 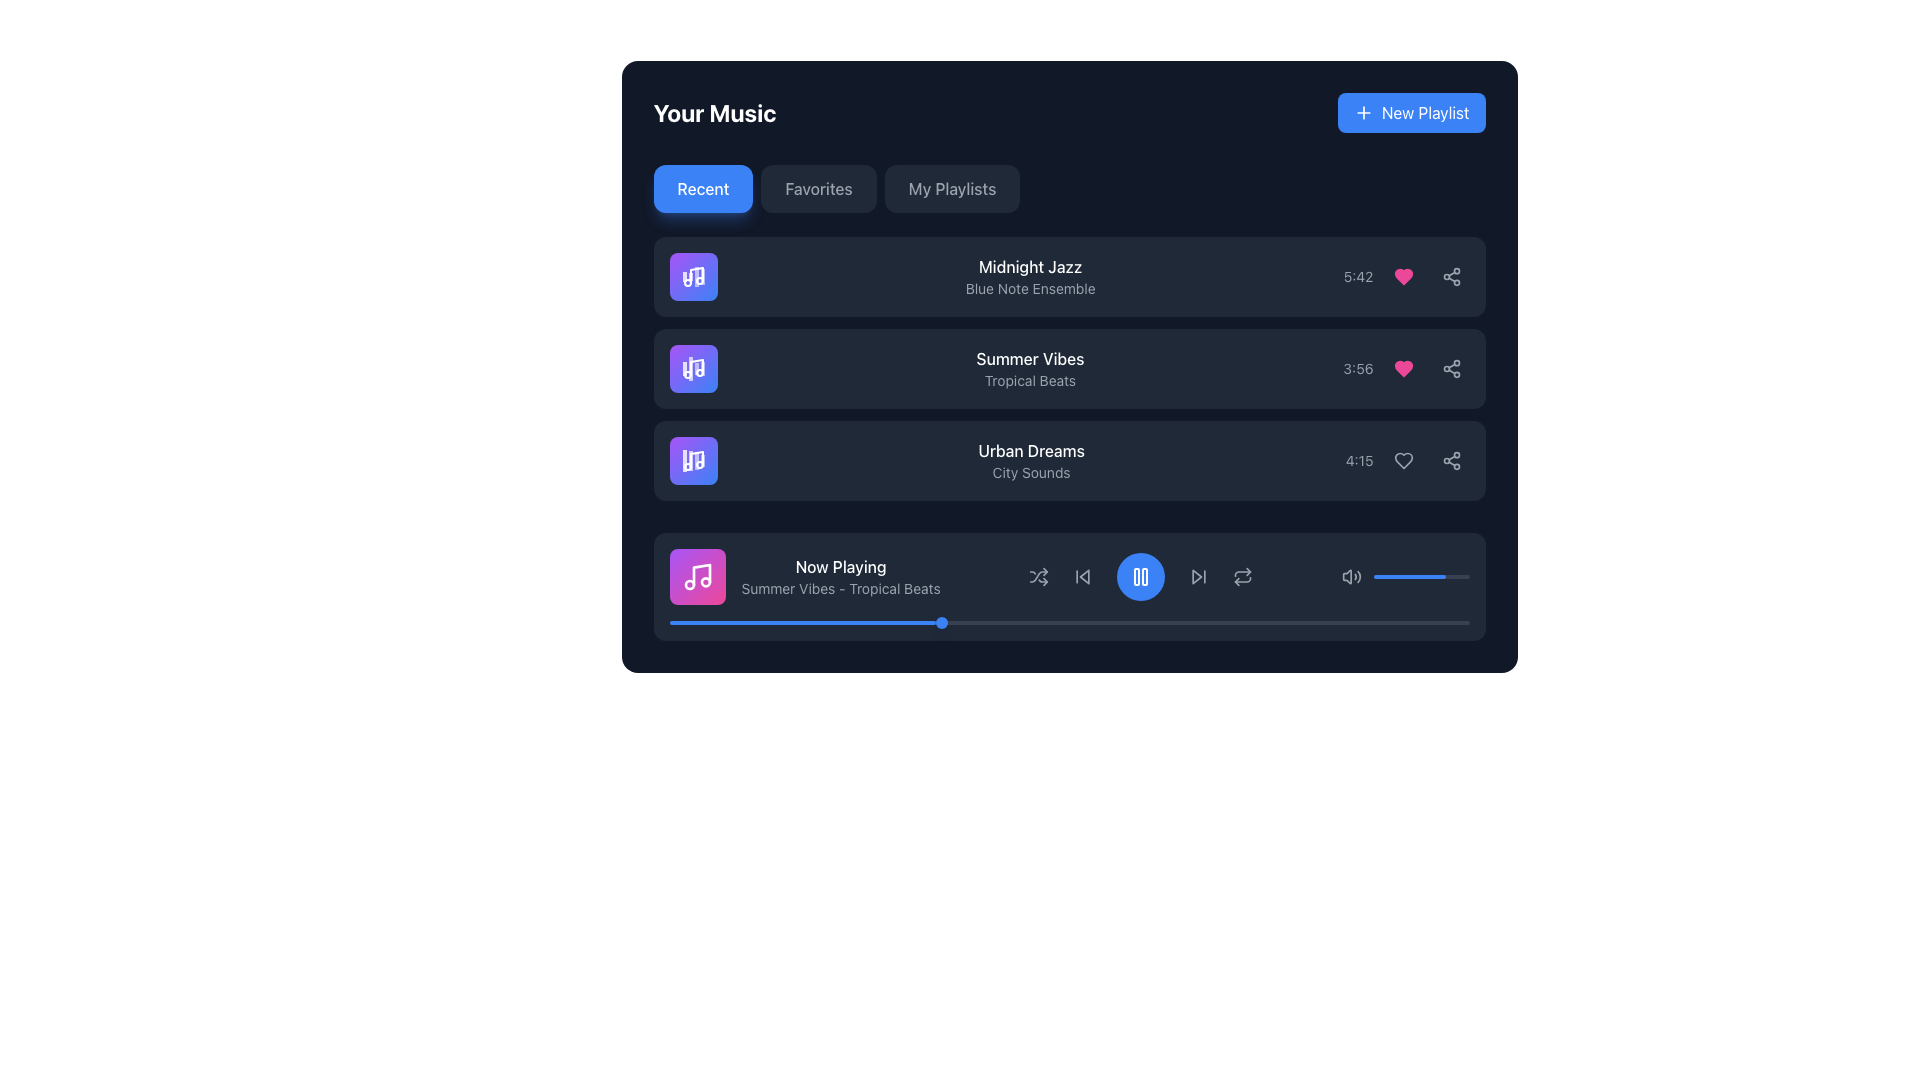 What do you see at coordinates (951, 189) in the screenshot?
I see `the 'My Playlists' tab button, which is the third button in a group of three` at bounding box center [951, 189].